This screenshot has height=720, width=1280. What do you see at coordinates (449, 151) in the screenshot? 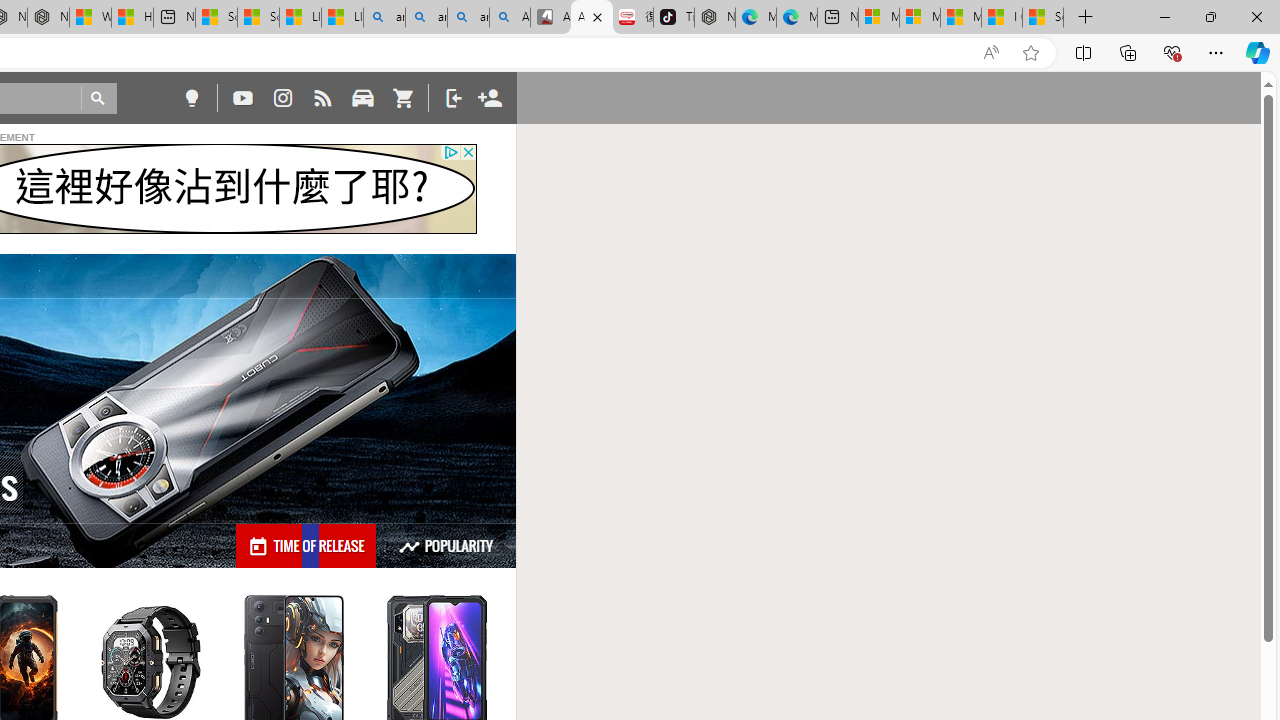
I see `'Class: privacy_out'` at bounding box center [449, 151].